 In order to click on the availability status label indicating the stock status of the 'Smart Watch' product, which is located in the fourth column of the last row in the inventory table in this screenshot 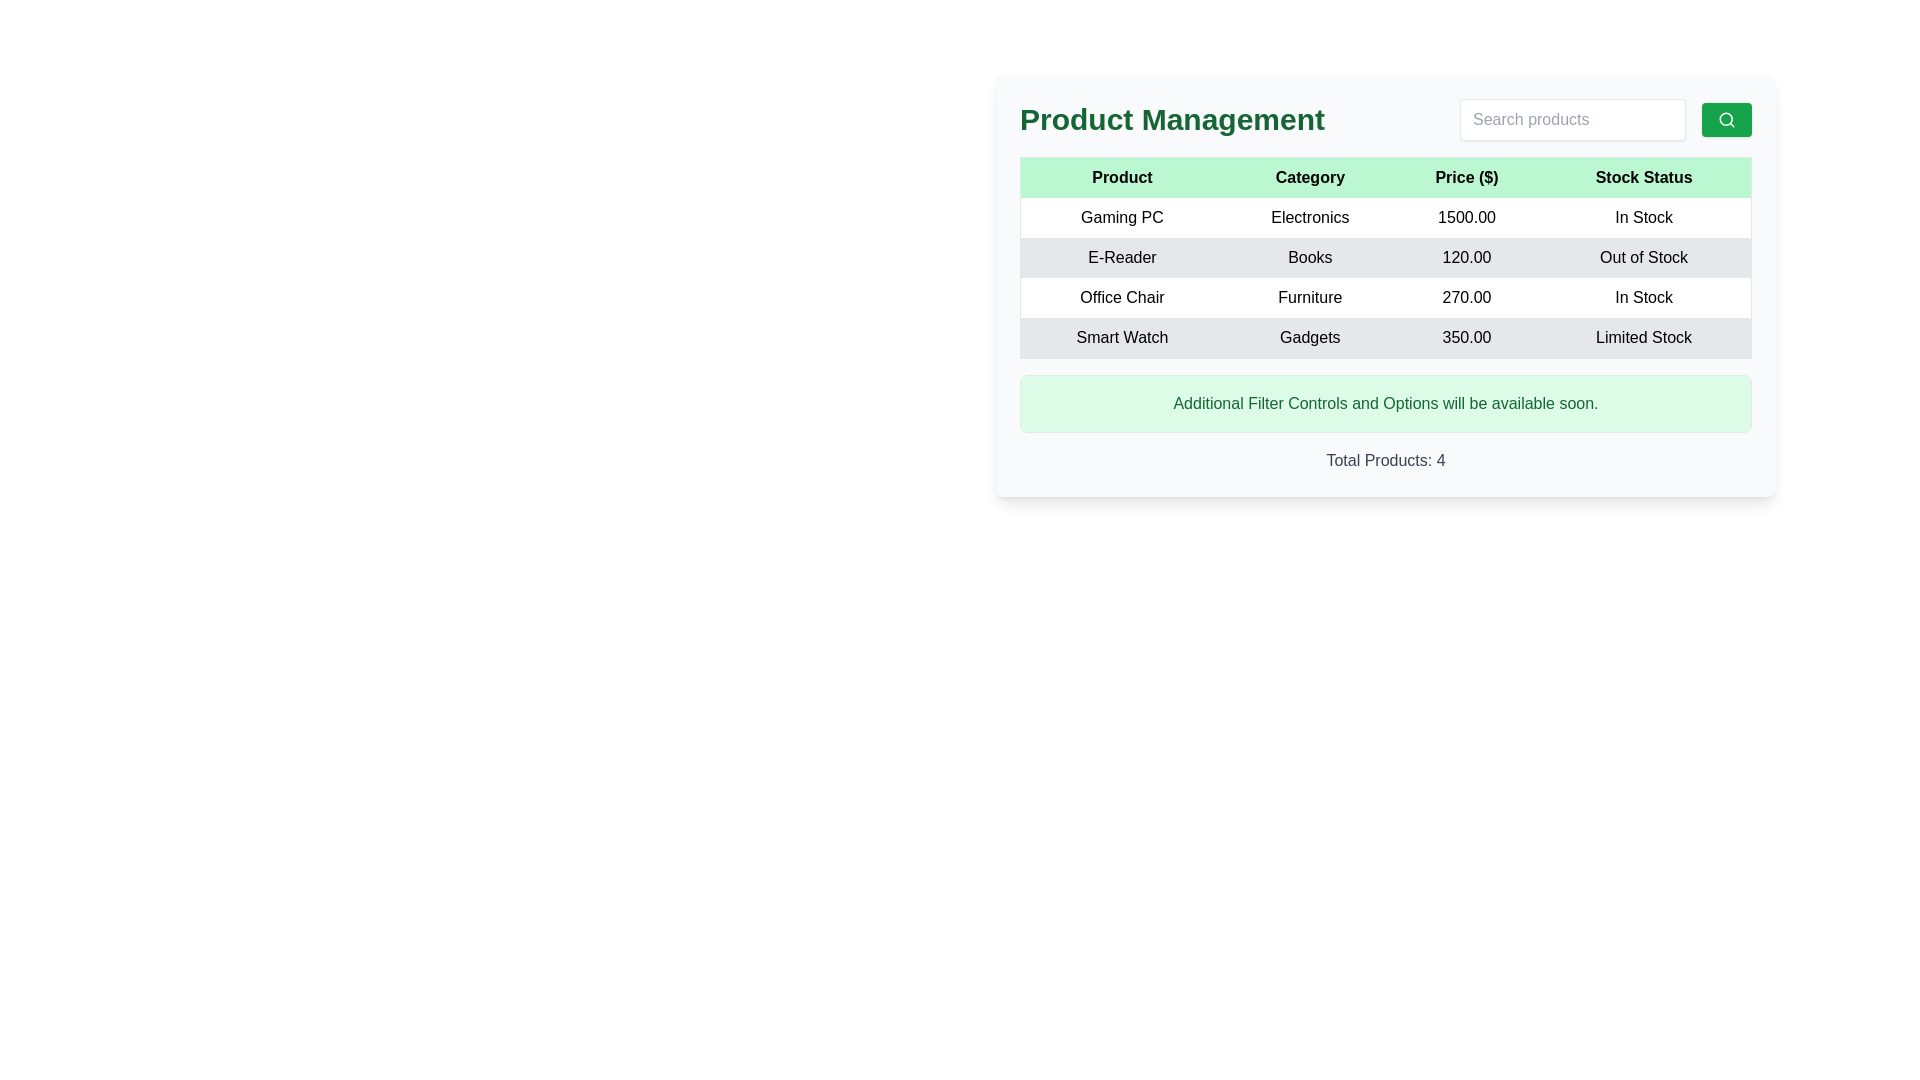, I will do `click(1644, 337)`.